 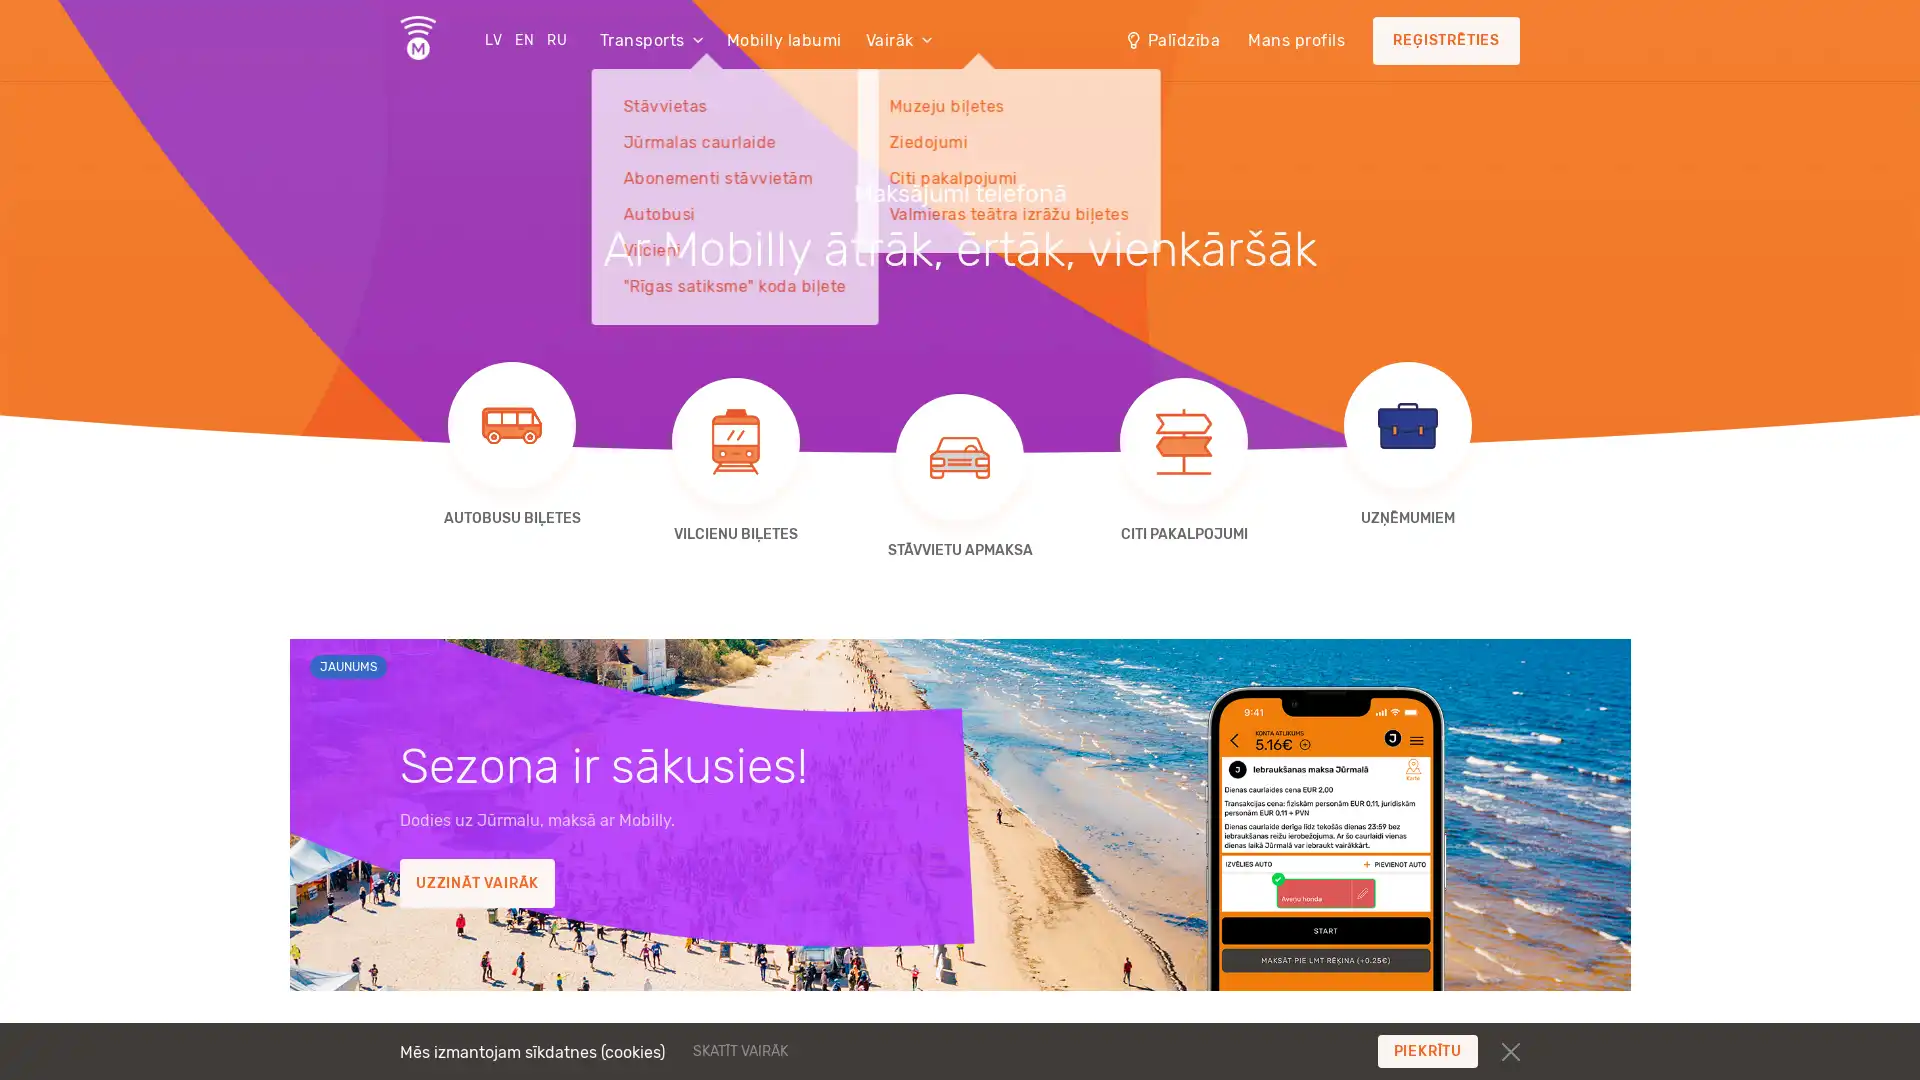 What do you see at coordinates (1426, 1050) in the screenshot?
I see `PIEKRITU` at bounding box center [1426, 1050].